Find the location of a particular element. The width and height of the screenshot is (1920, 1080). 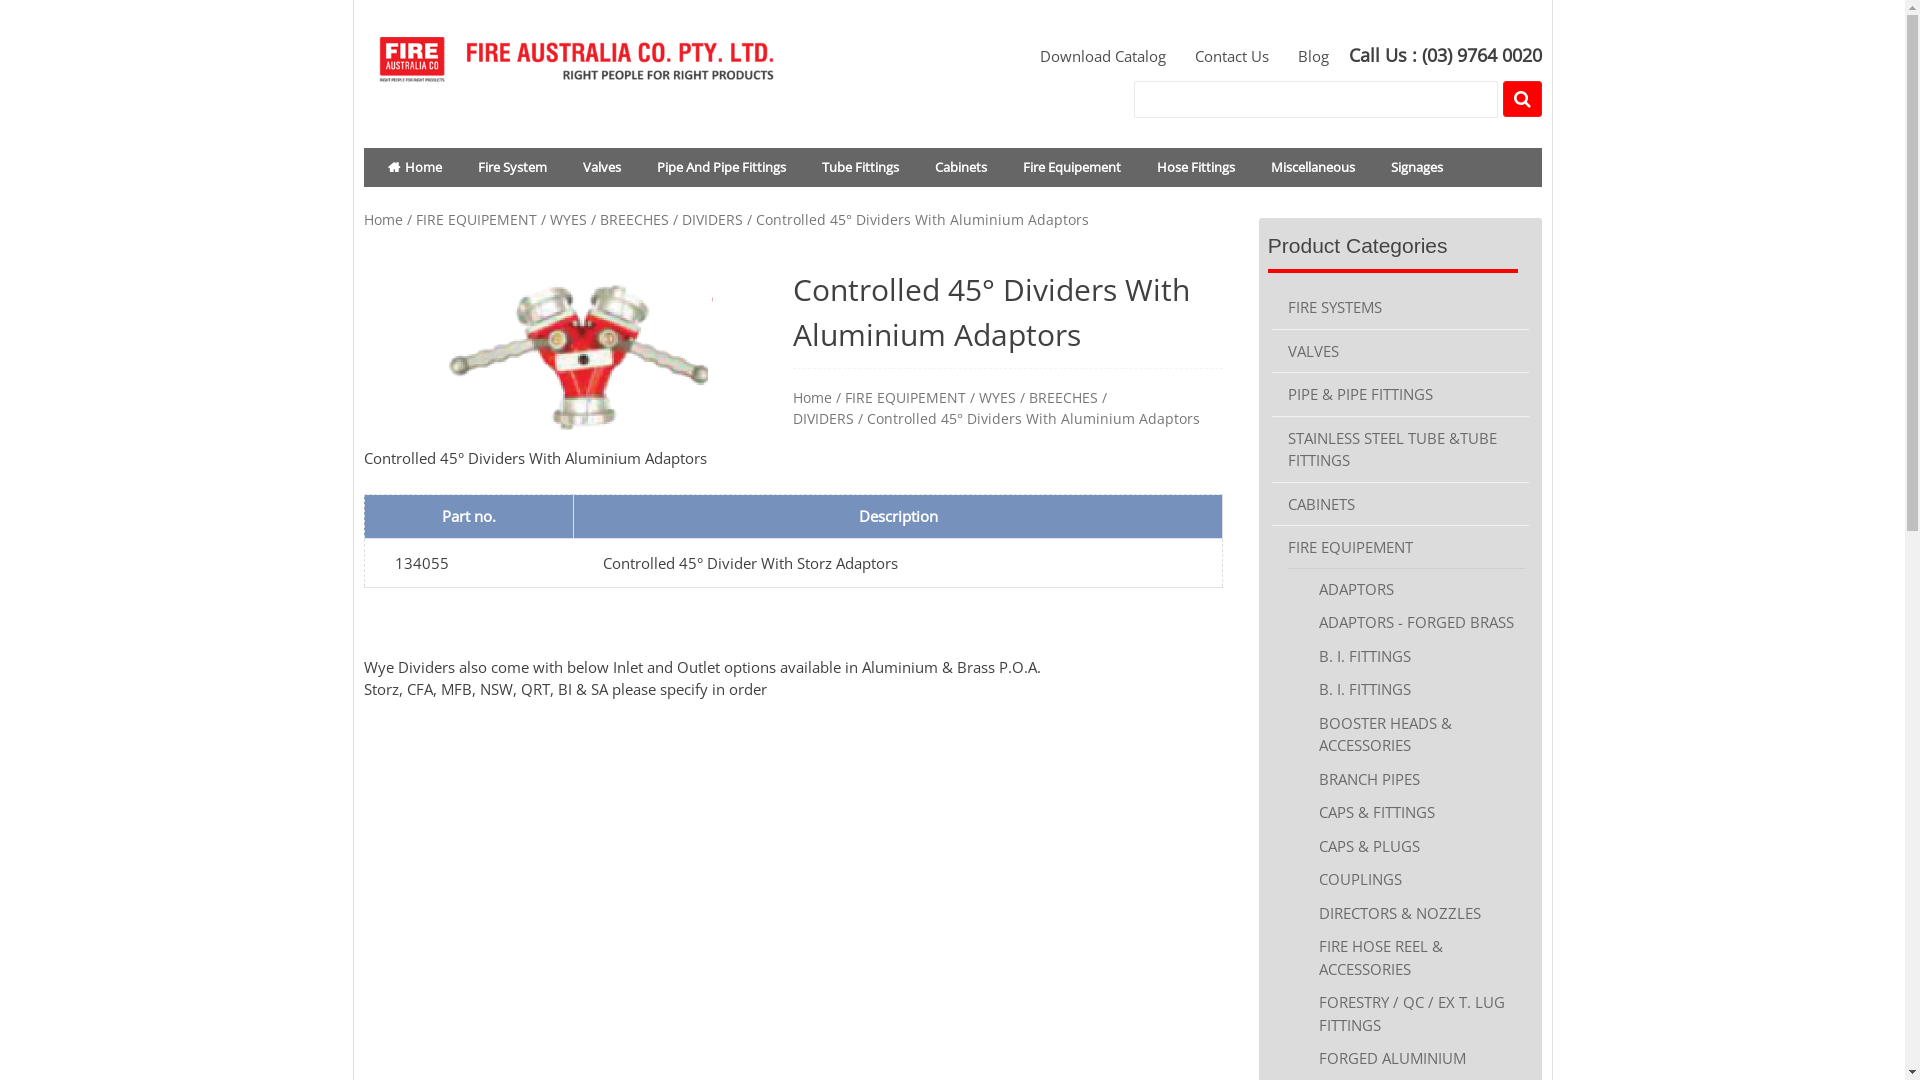

'Tube Fittings' is located at coordinates (860, 166).